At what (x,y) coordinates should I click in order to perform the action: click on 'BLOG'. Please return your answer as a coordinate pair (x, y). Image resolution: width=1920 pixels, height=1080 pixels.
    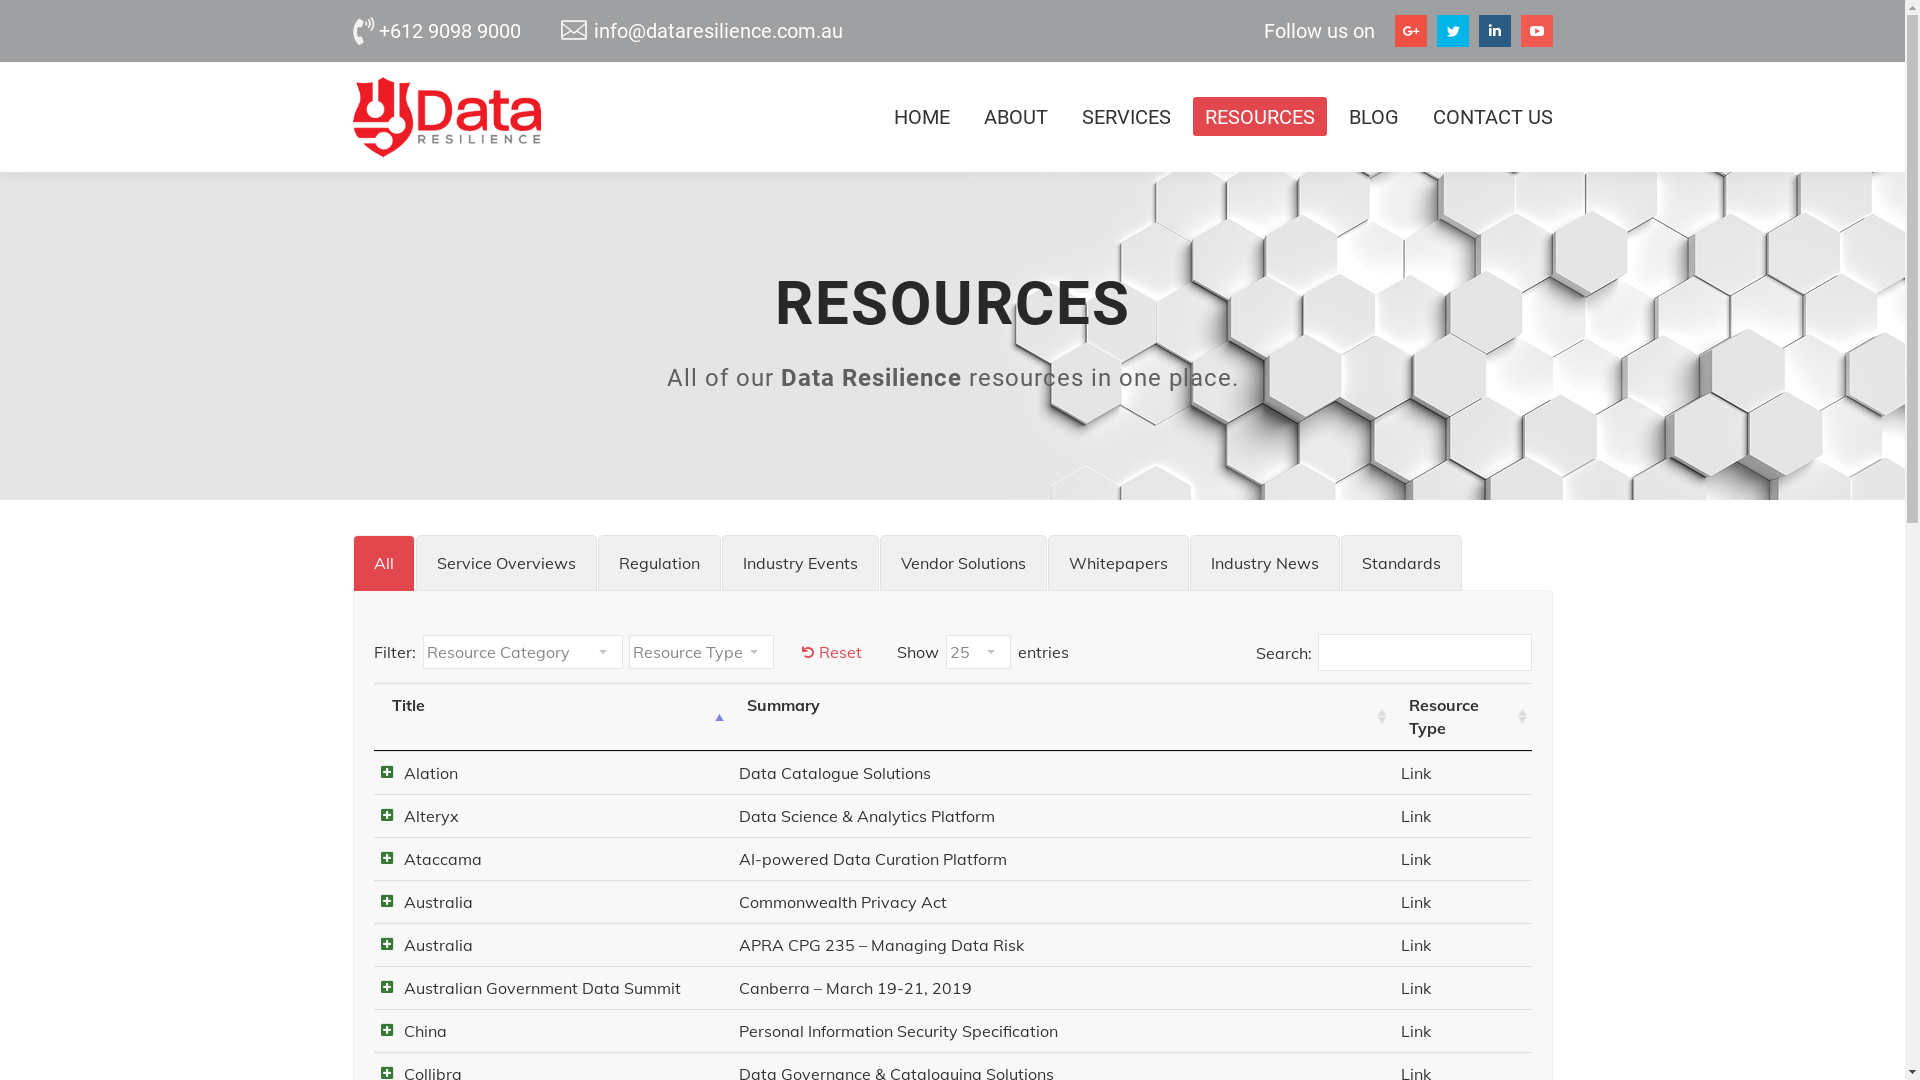
    Looking at the image, I should click on (1371, 116).